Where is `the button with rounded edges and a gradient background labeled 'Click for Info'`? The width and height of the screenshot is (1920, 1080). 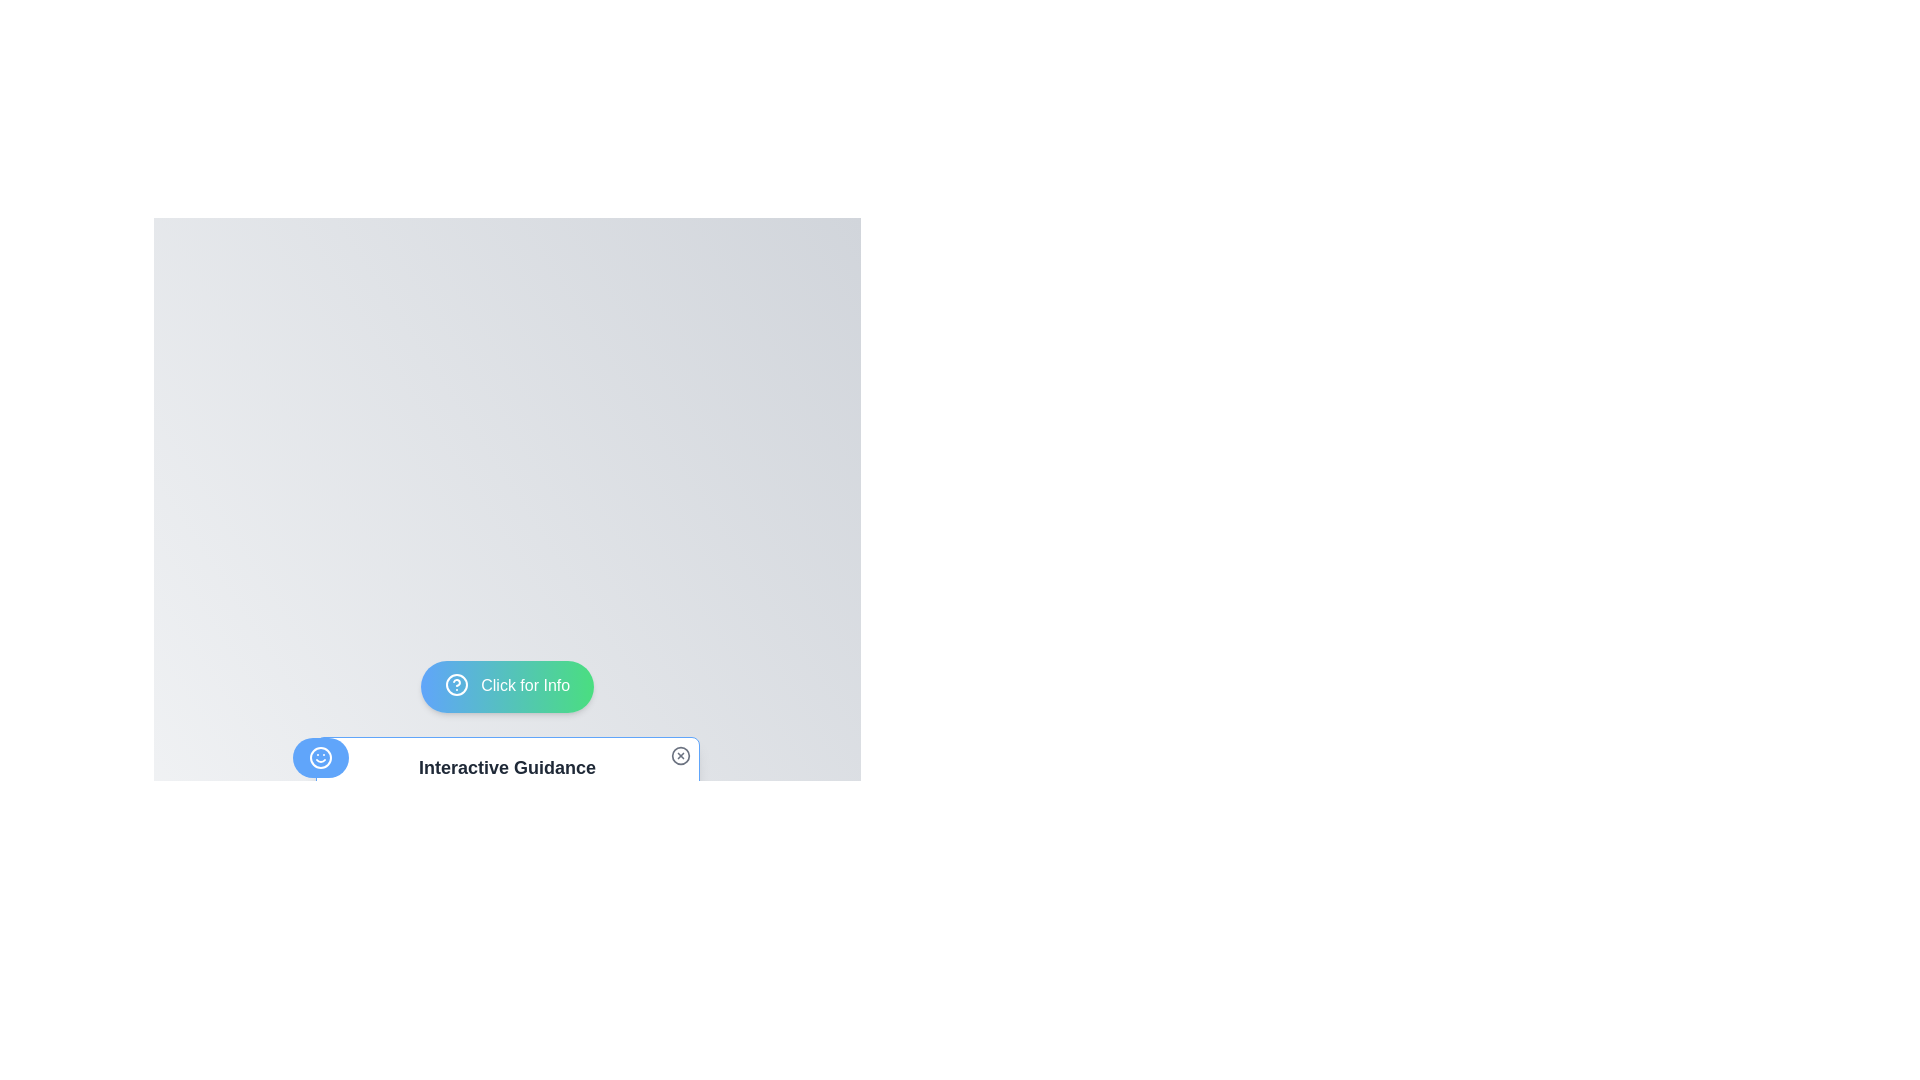
the button with rounded edges and a gradient background labeled 'Click for Info' is located at coordinates (507, 685).